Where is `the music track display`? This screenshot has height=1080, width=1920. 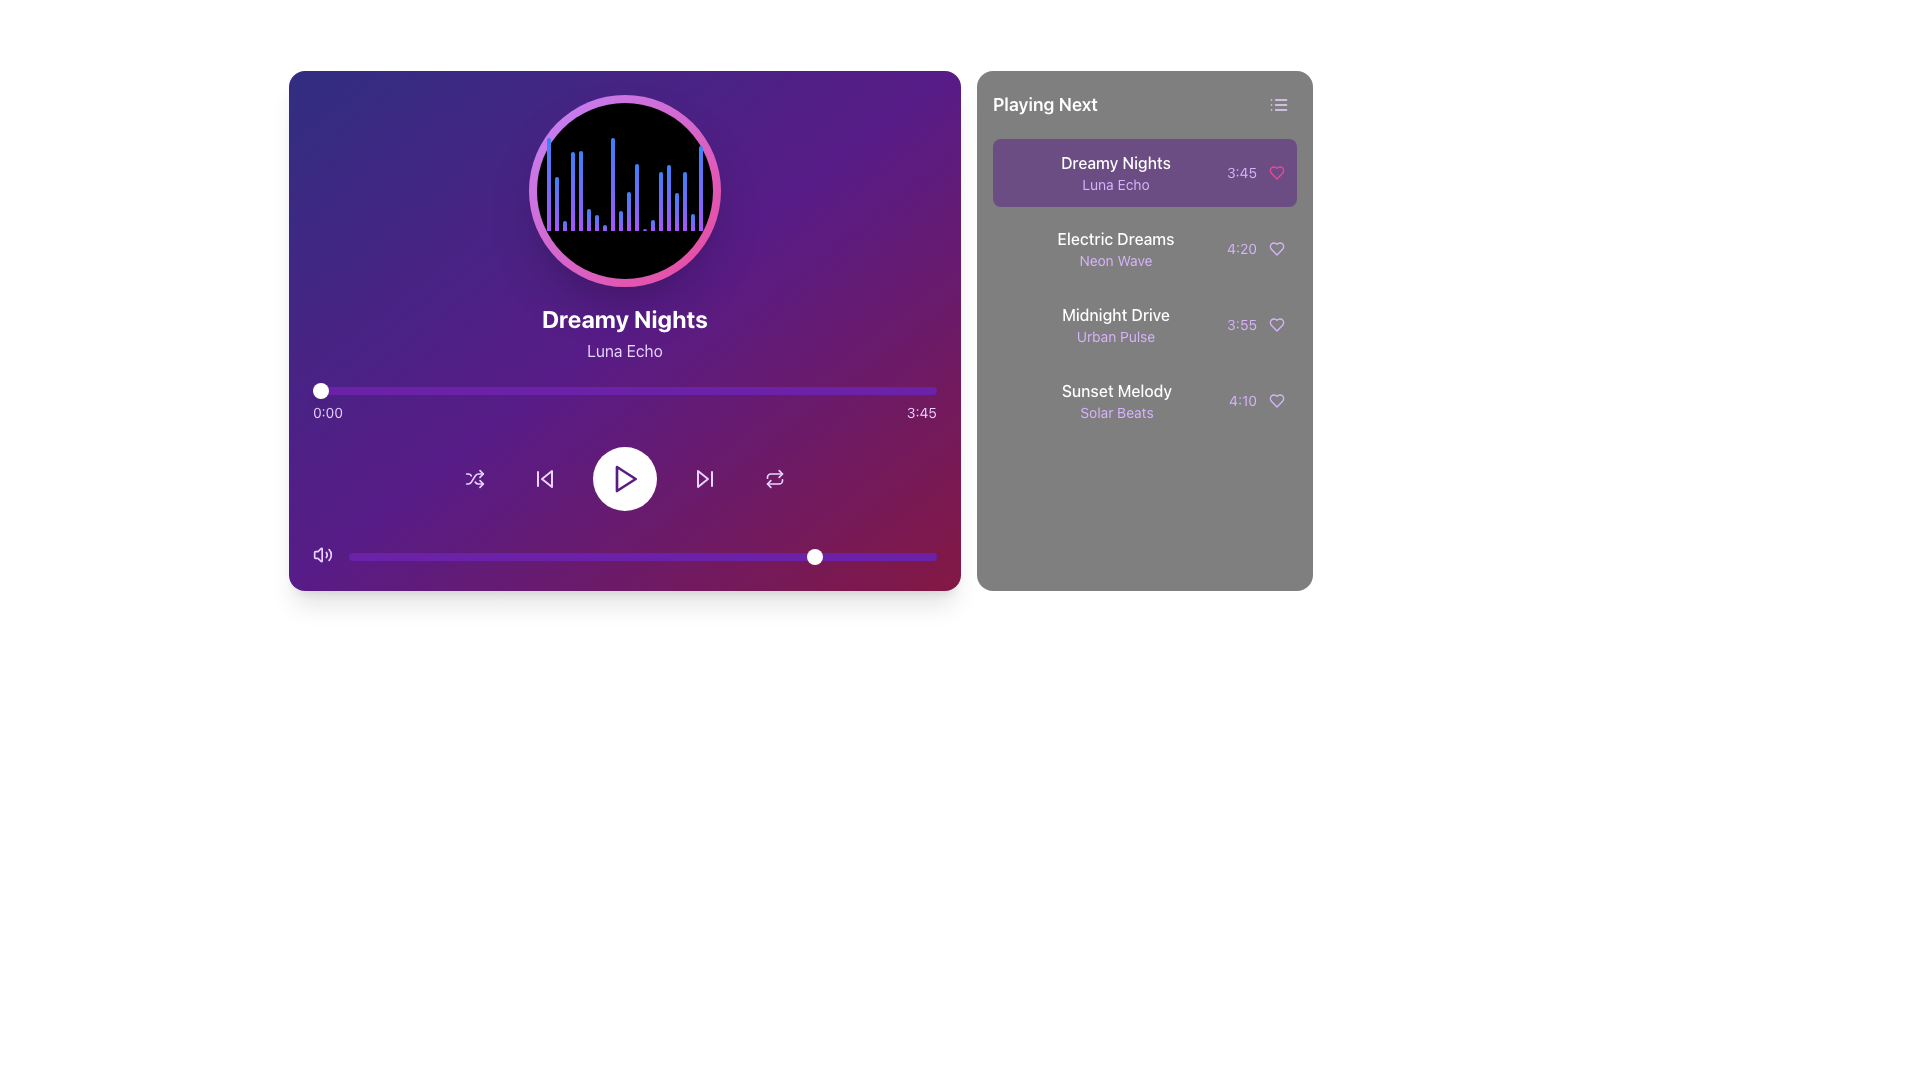
the music track display is located at coordinates (1116, 401).